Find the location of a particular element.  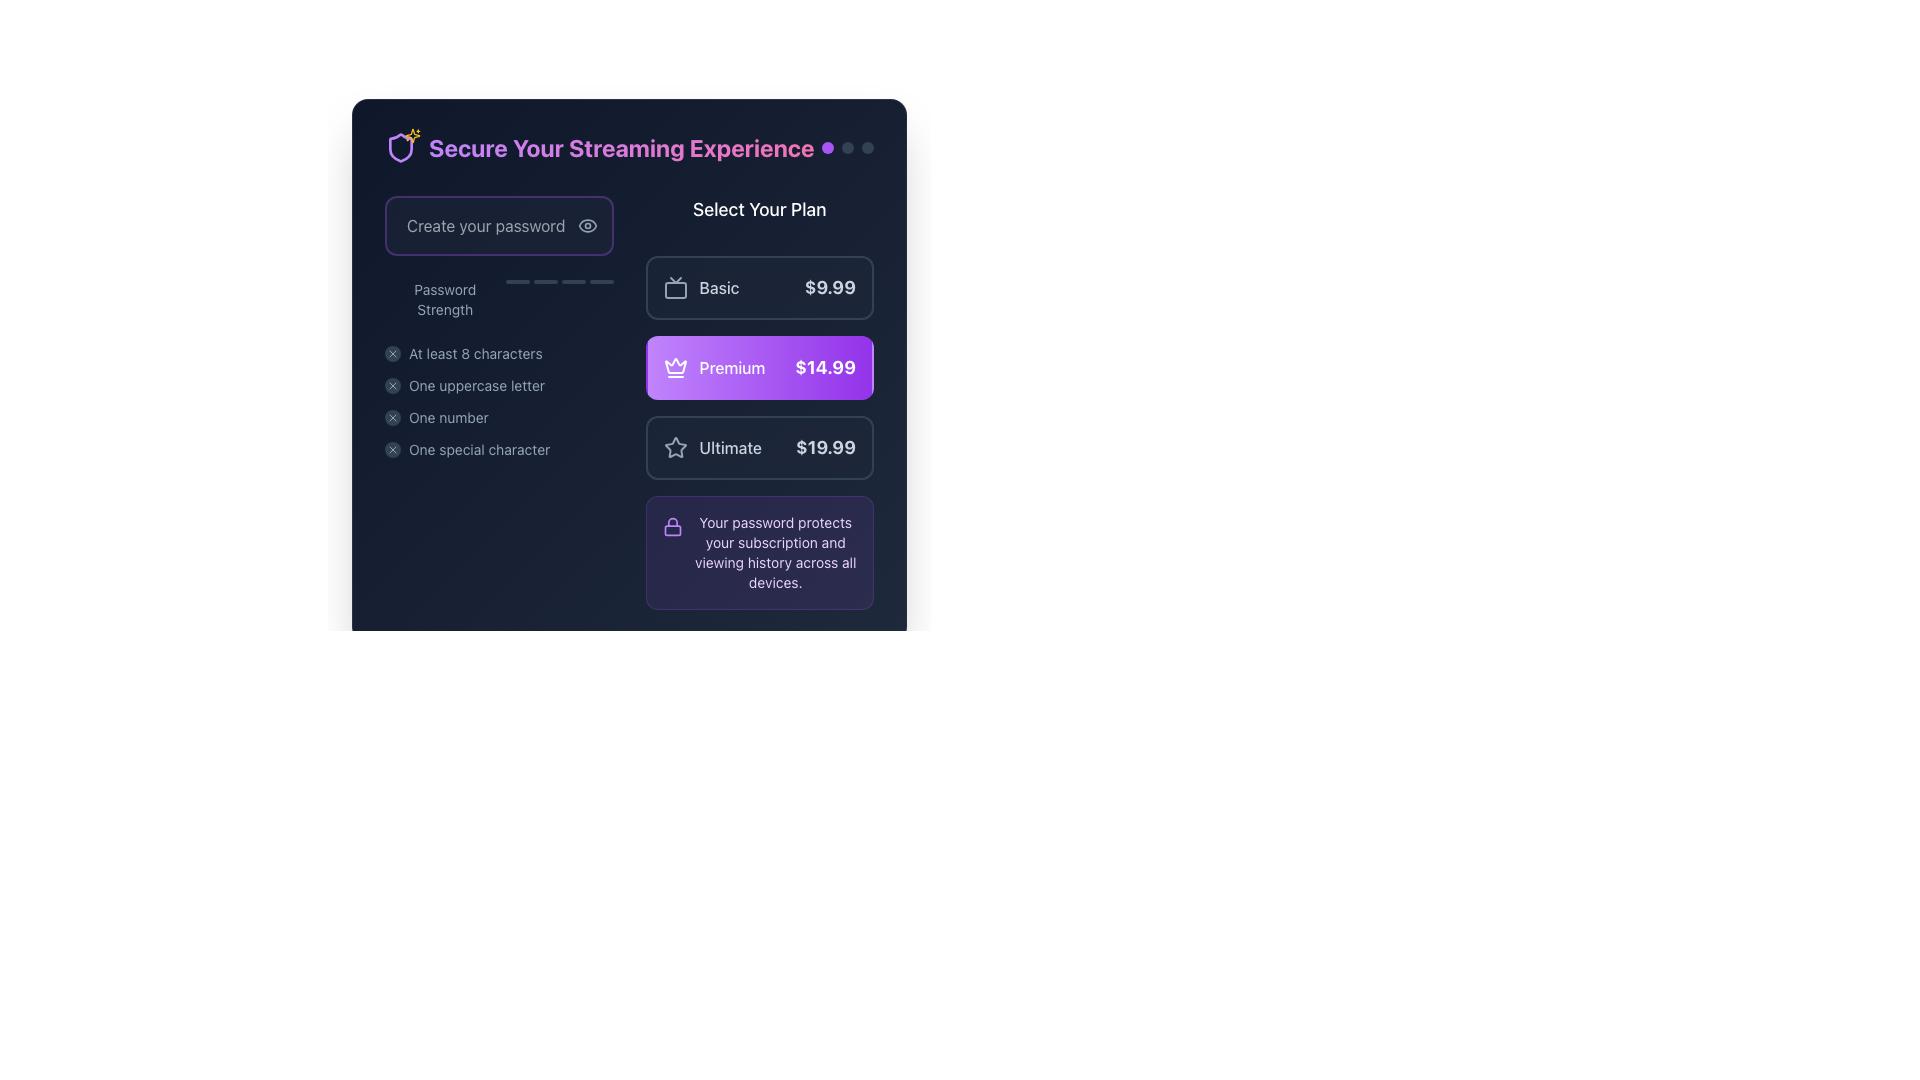

the first decorative visual indicator of the password strength meter, which is a small horizontal rectangular bar with a rounded appearance and a dark background, located under the 'Password Strength' label is located at coordinates (517, 281).